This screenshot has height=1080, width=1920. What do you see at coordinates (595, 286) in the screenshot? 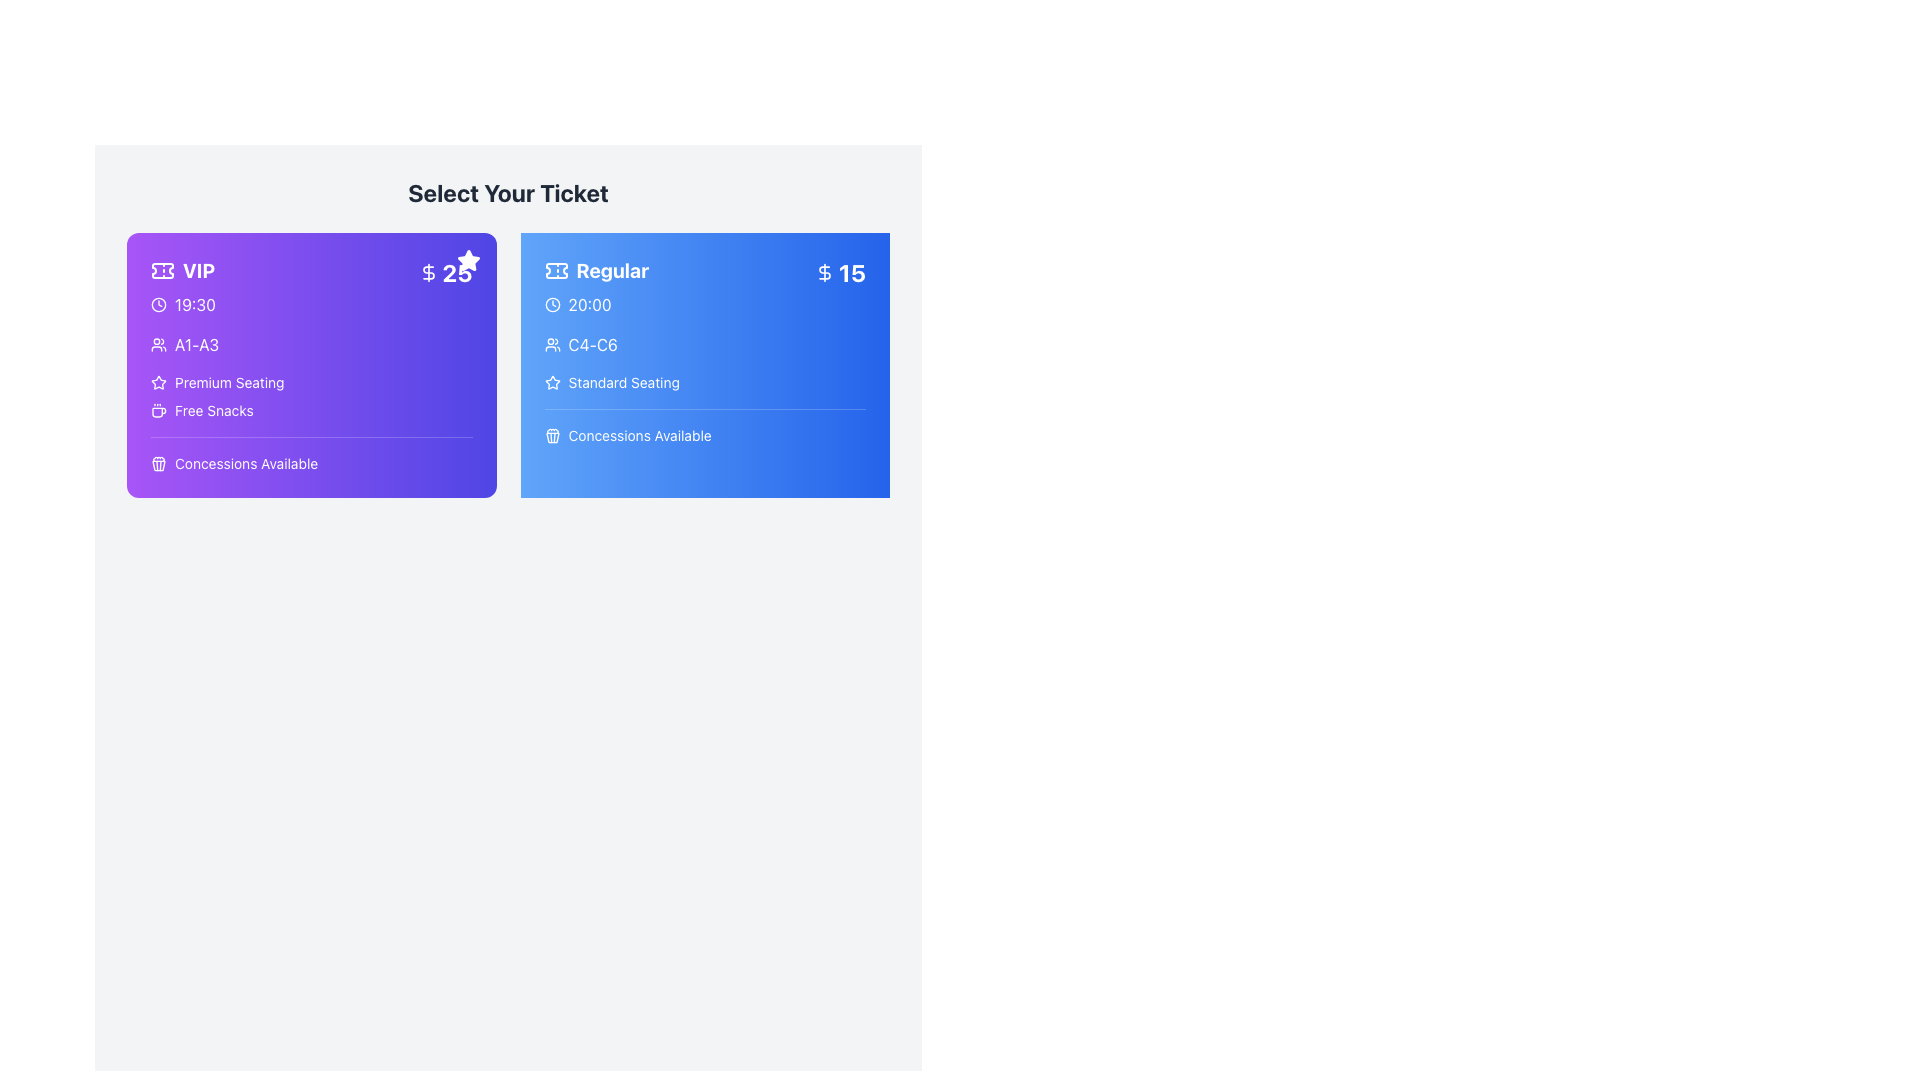
I see `the 'Regular' label with a ticket icon, which is styled in bold and has a blue background, located in the top left region of the right blue ticket card` at bounding box center [595, 286].